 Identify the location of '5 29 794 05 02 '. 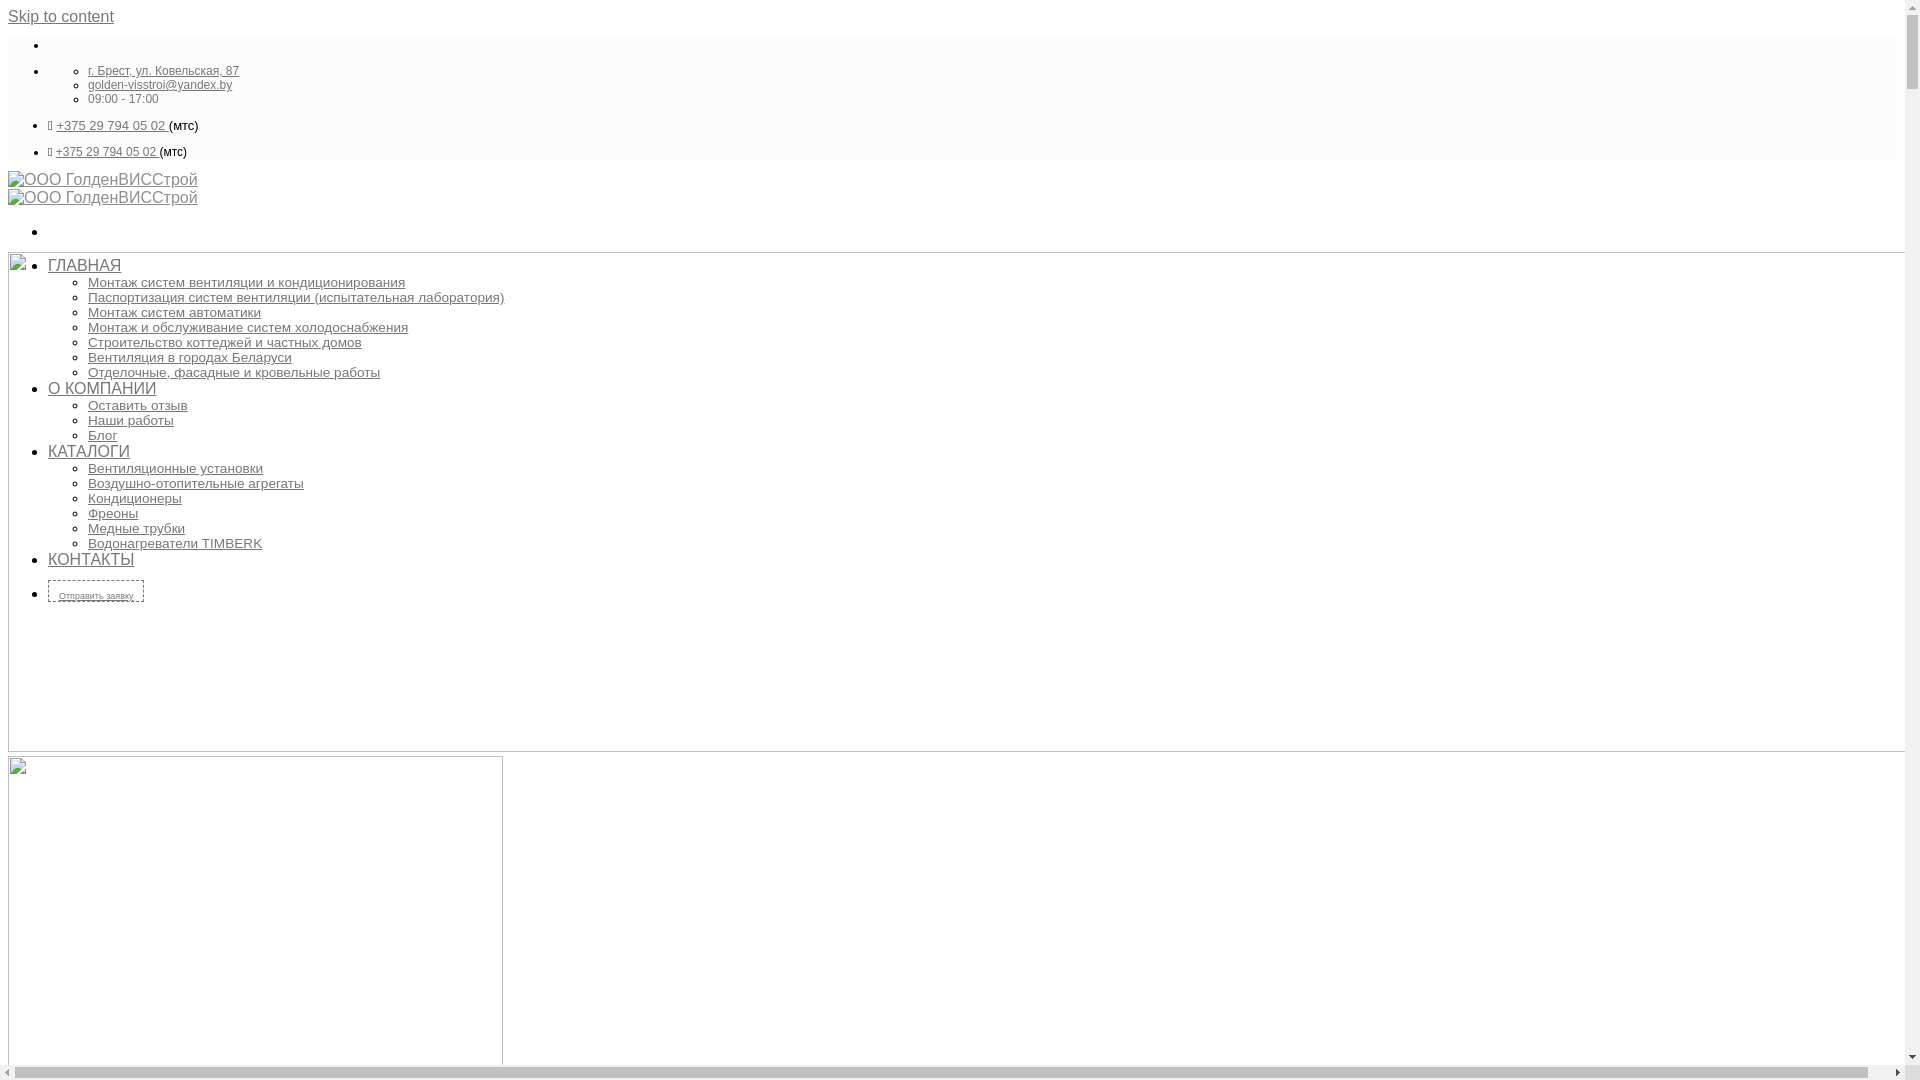
(116, 150).